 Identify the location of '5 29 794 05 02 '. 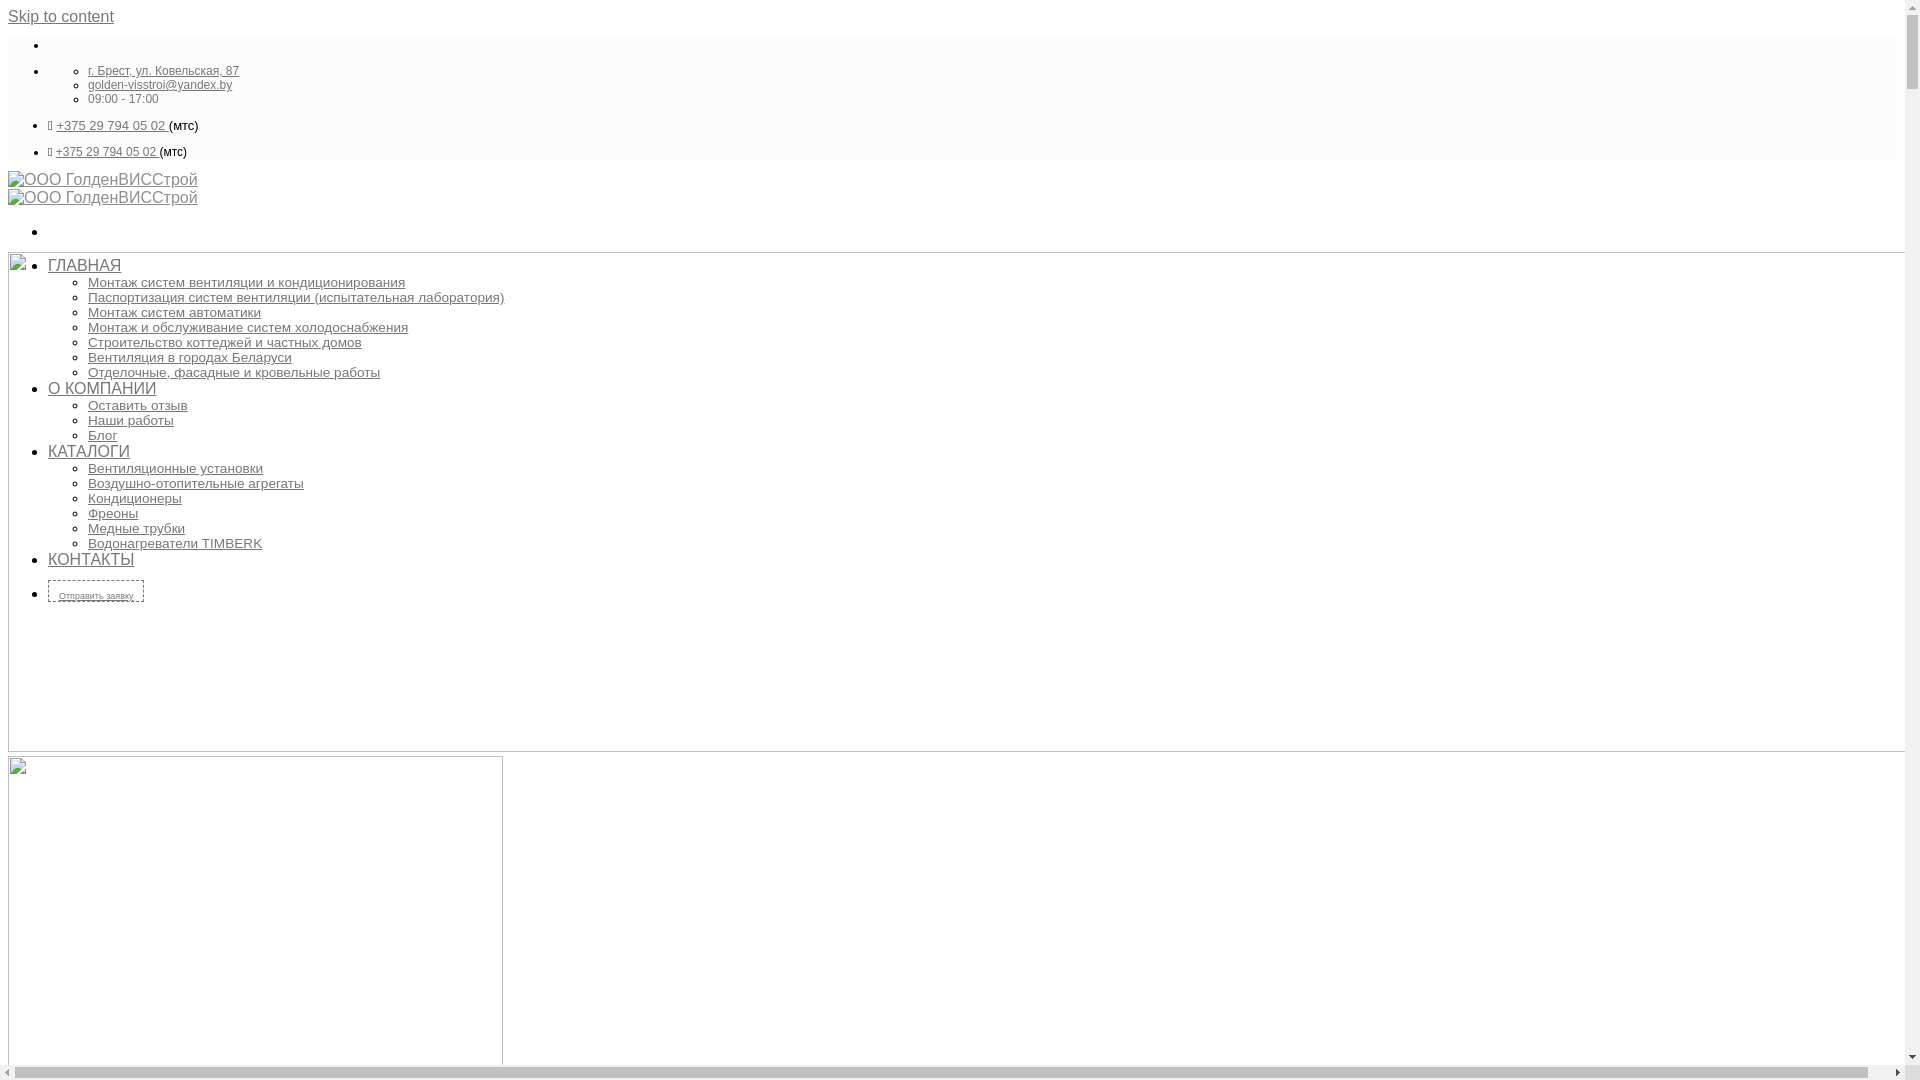
(116, 150).